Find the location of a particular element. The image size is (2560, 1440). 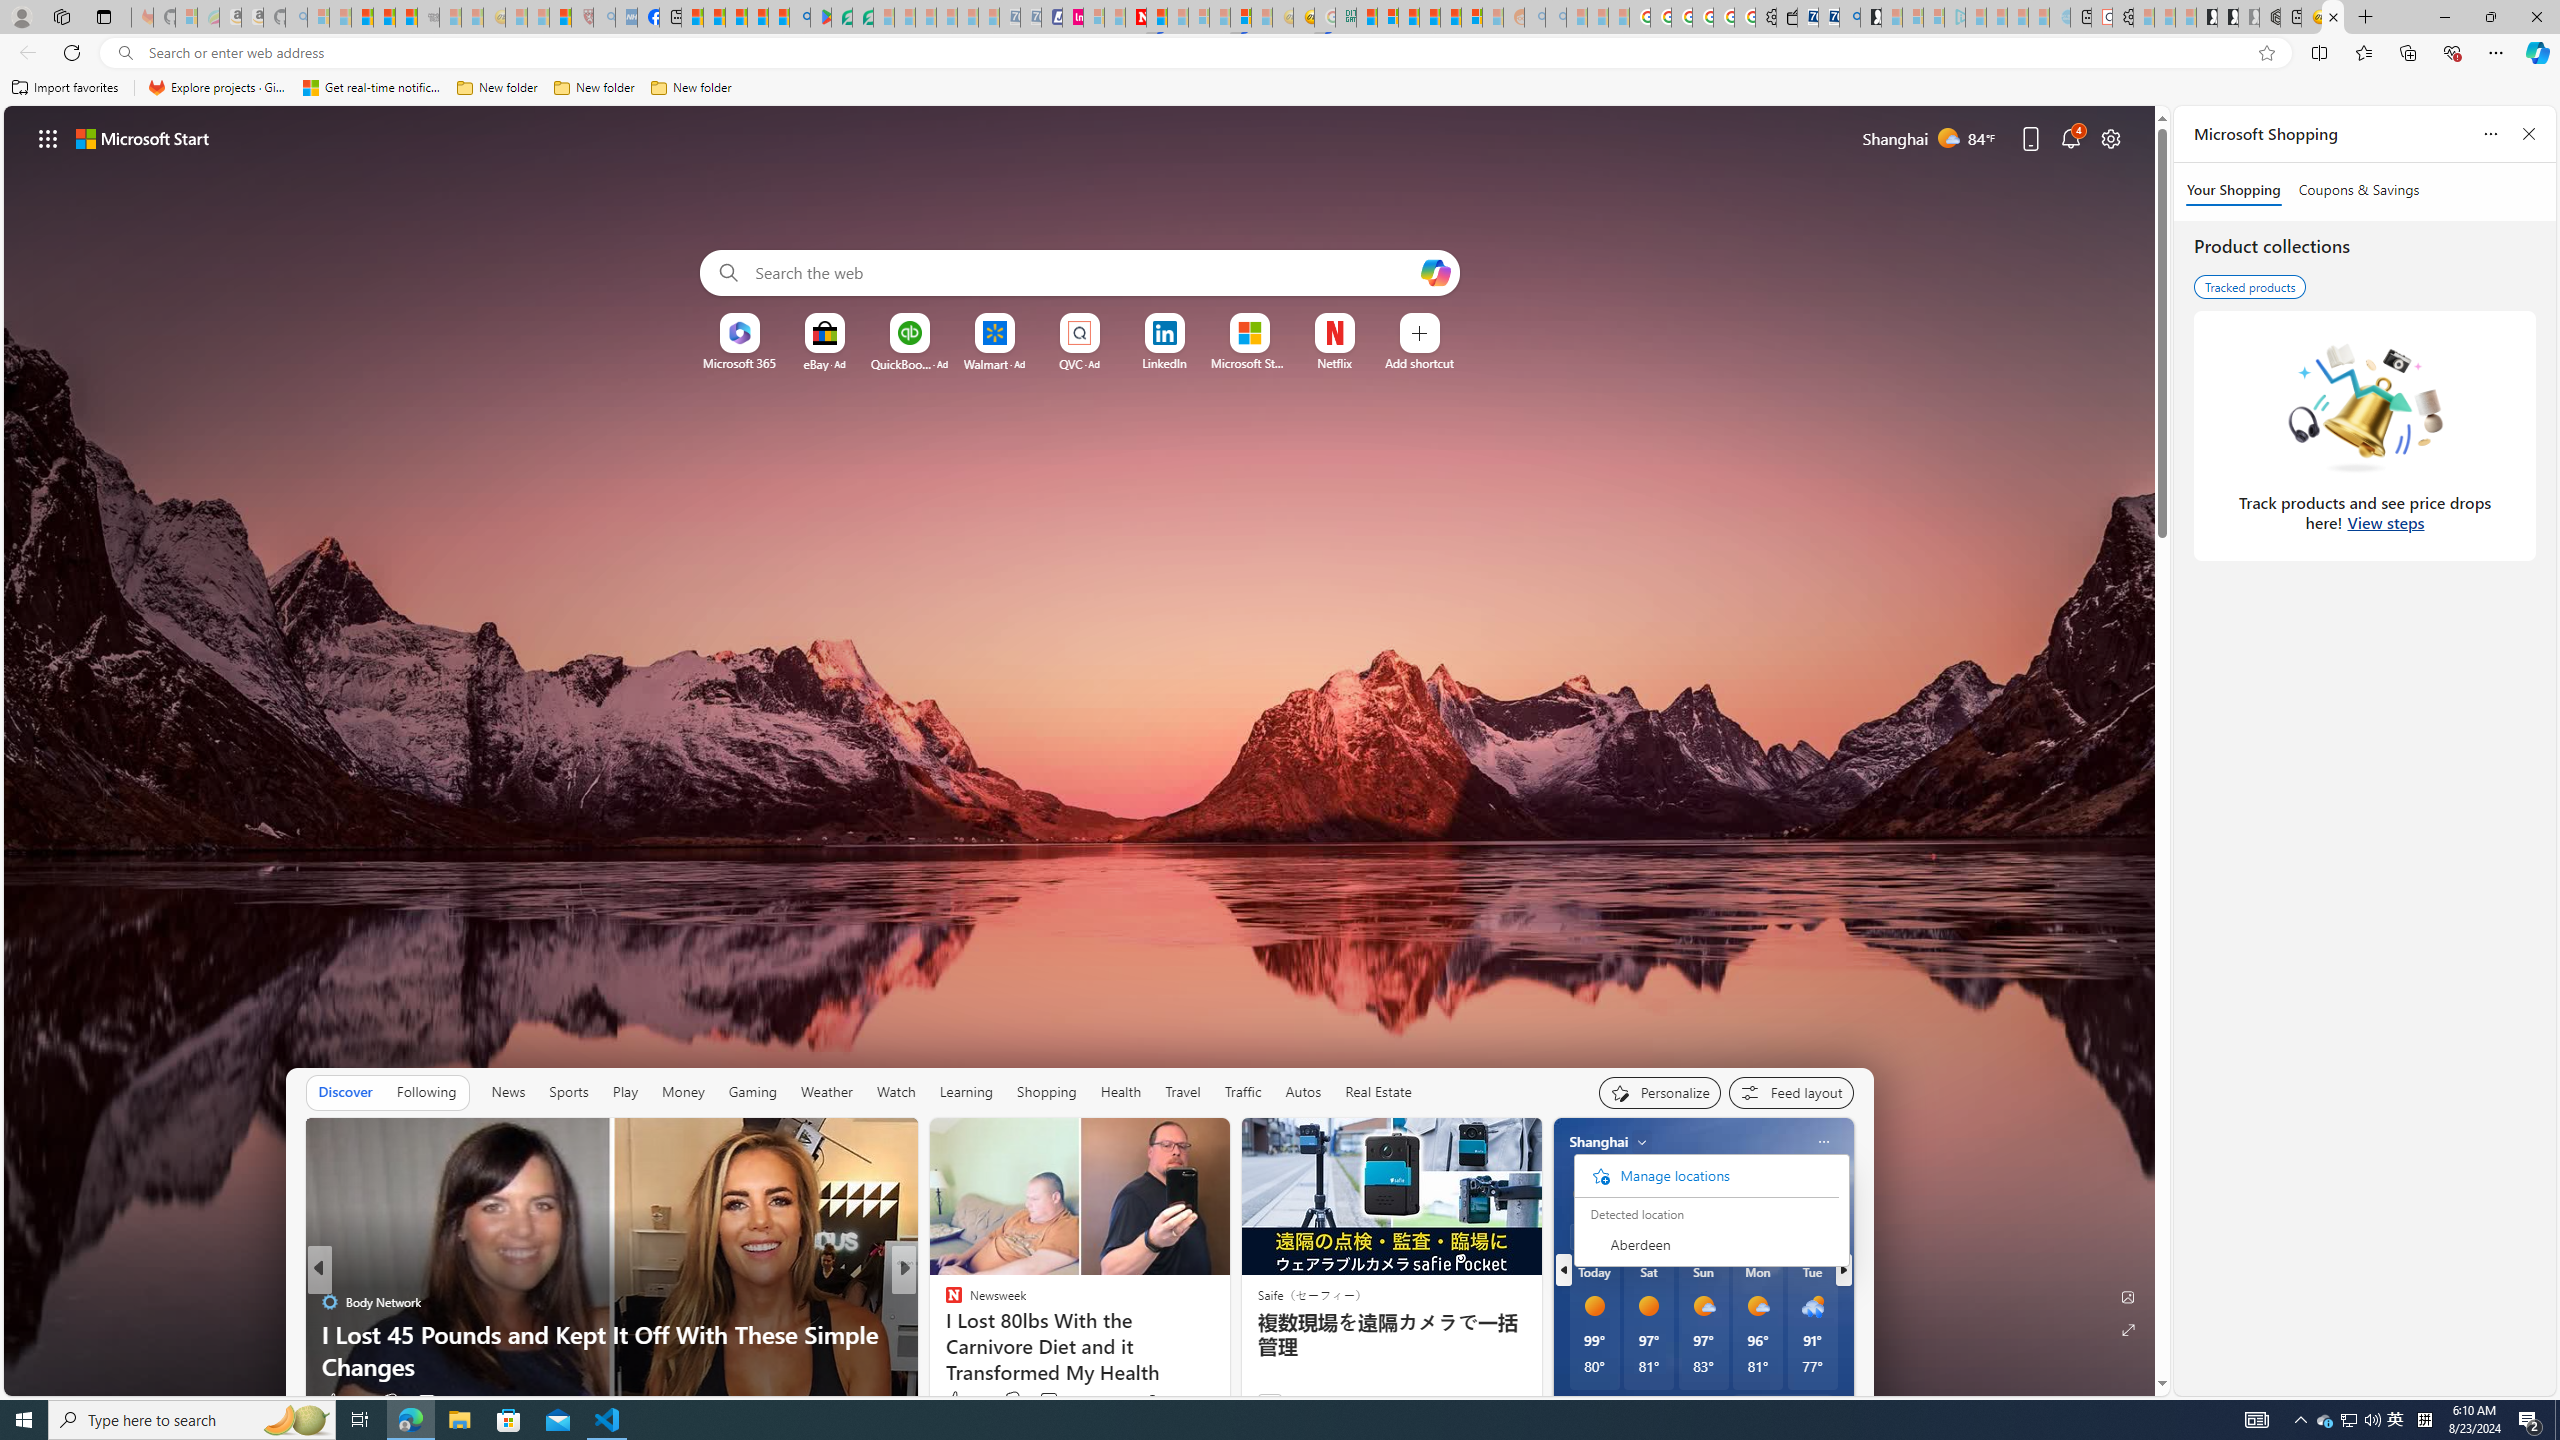

'Class: footer-menu' is located at coordinates (1705, 1175).